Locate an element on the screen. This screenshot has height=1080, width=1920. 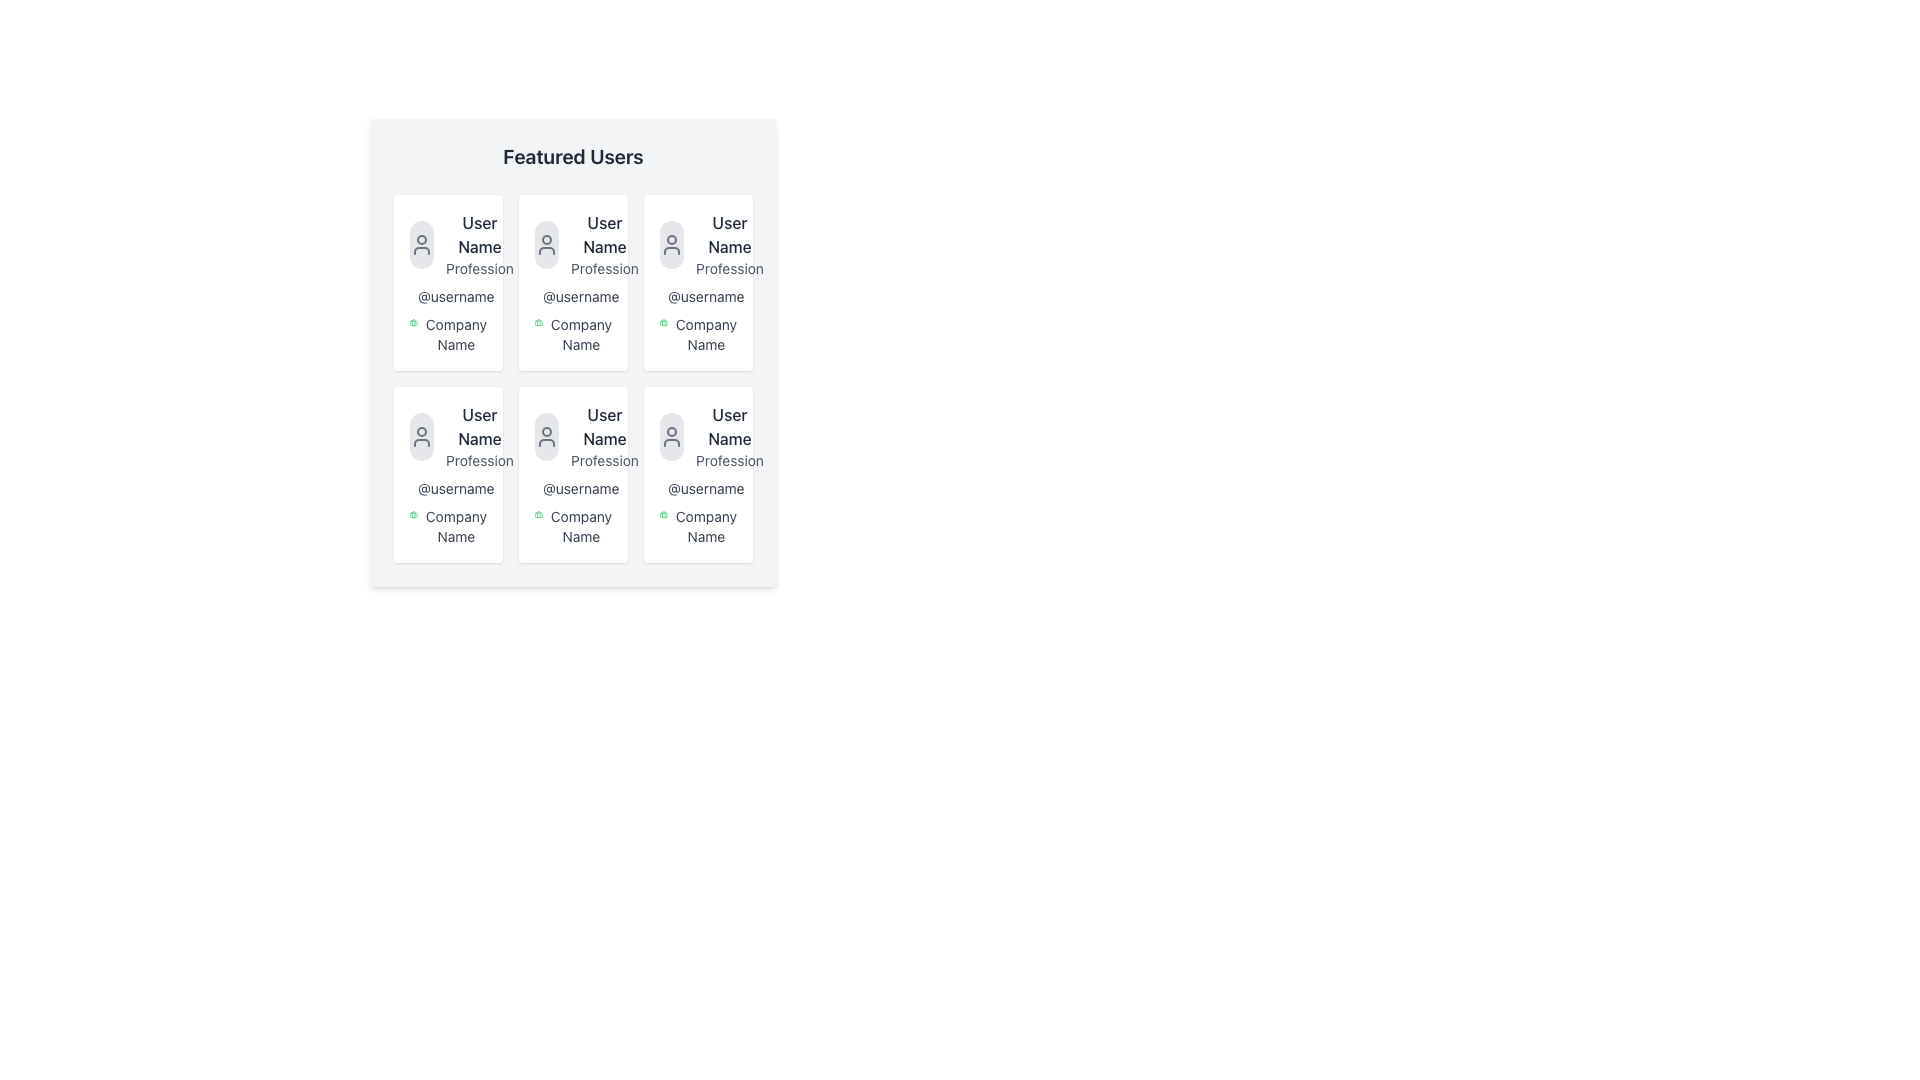
text content of the text label displaying '@username' which is styled in a smaller font size and gray color, located within a user information card in the grid is located at coordinates (572, 489).